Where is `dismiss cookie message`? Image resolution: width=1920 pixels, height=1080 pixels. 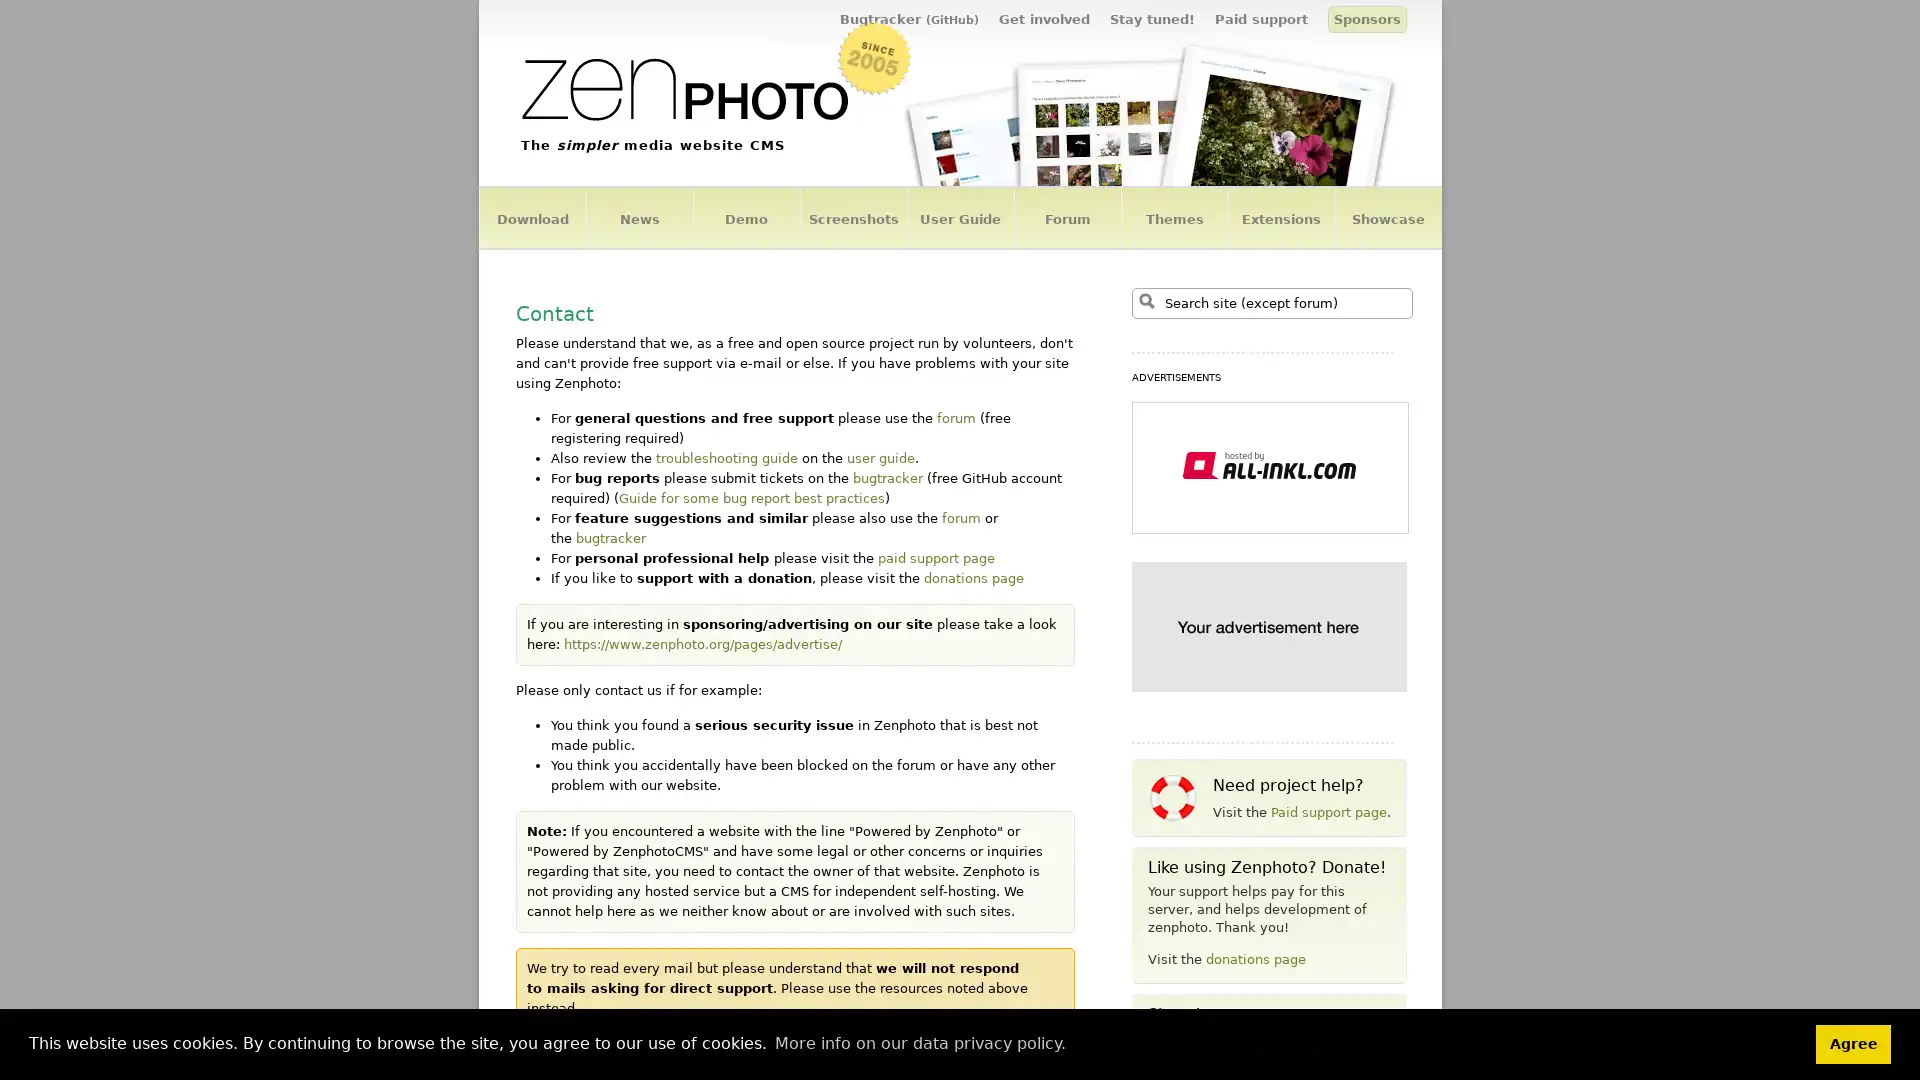 dismiss cookie message is located at coordinates (1852, 1043).